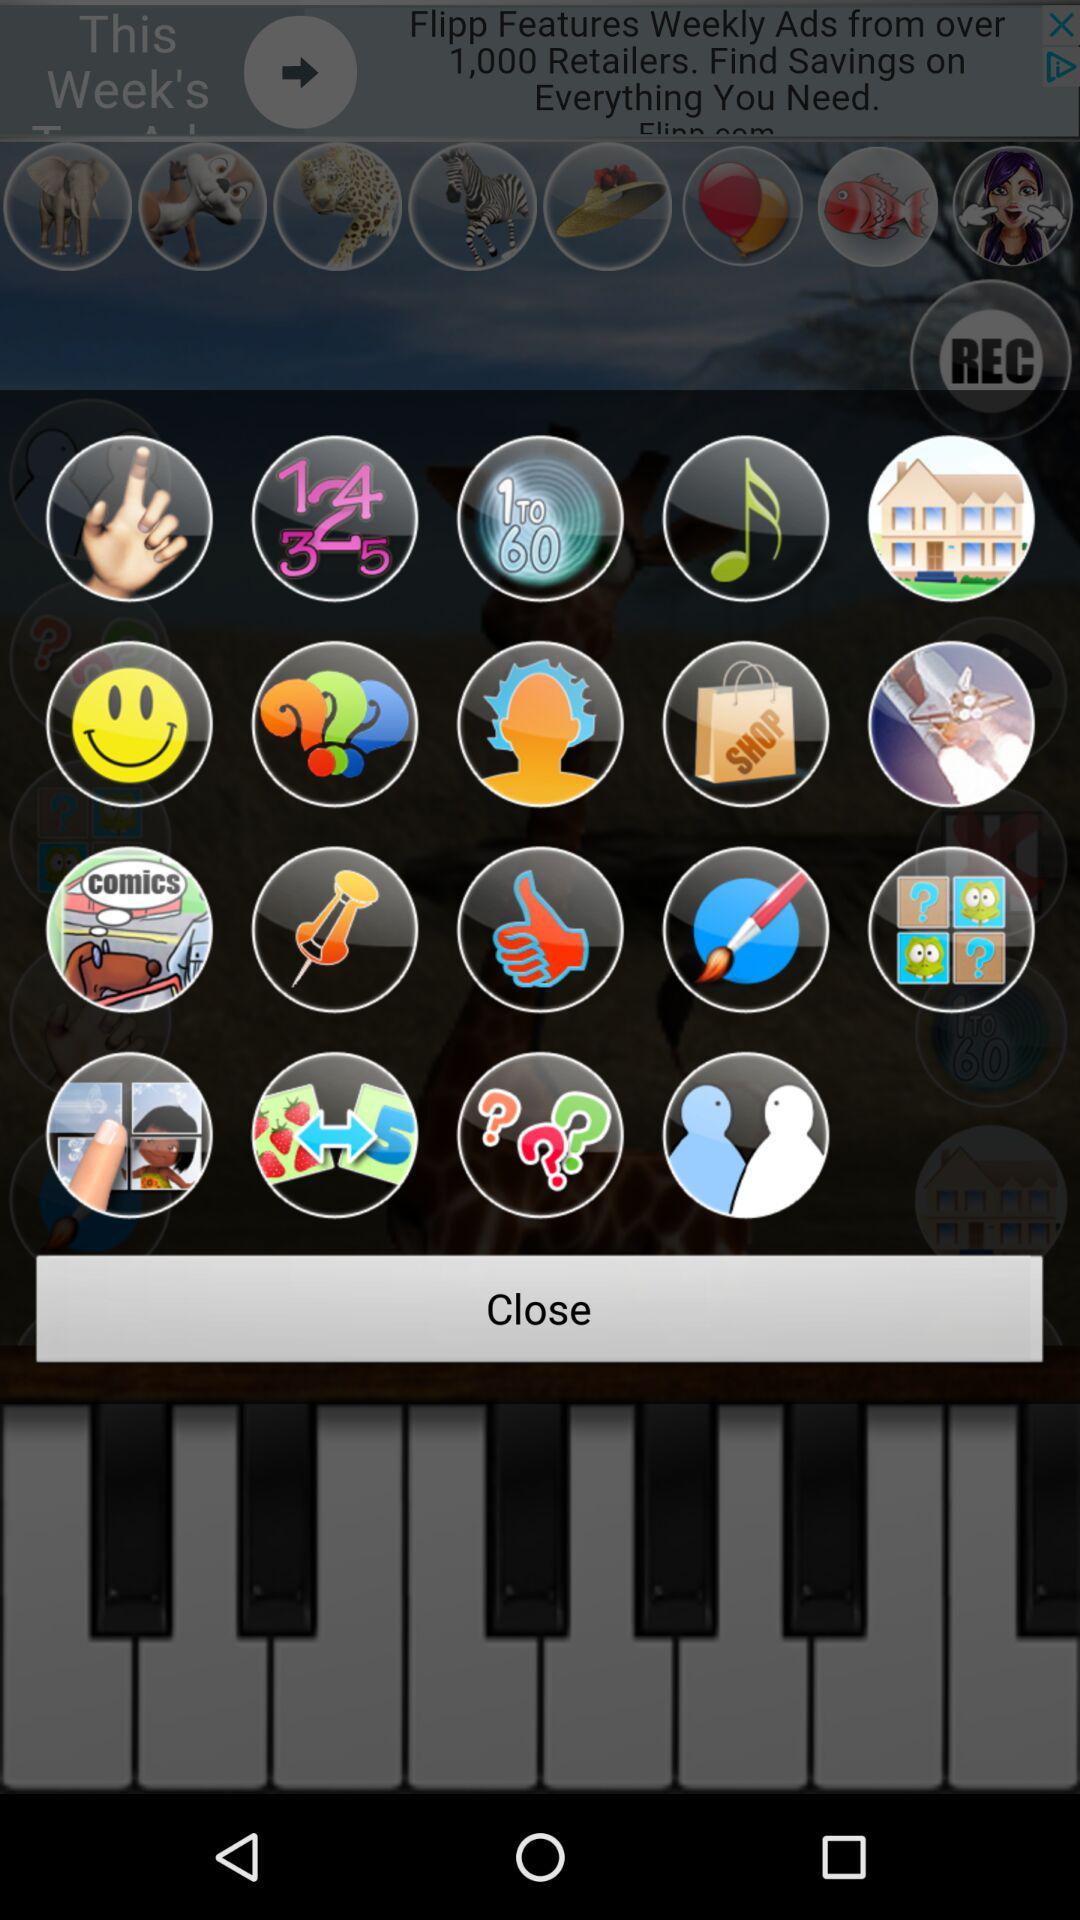 Image resolution: width=1080 pixels, height=1920 pixels. What do you see at coordinates (745, 929) in the screenshot?
I see `paintbrush` at bounding box center [745, 929].